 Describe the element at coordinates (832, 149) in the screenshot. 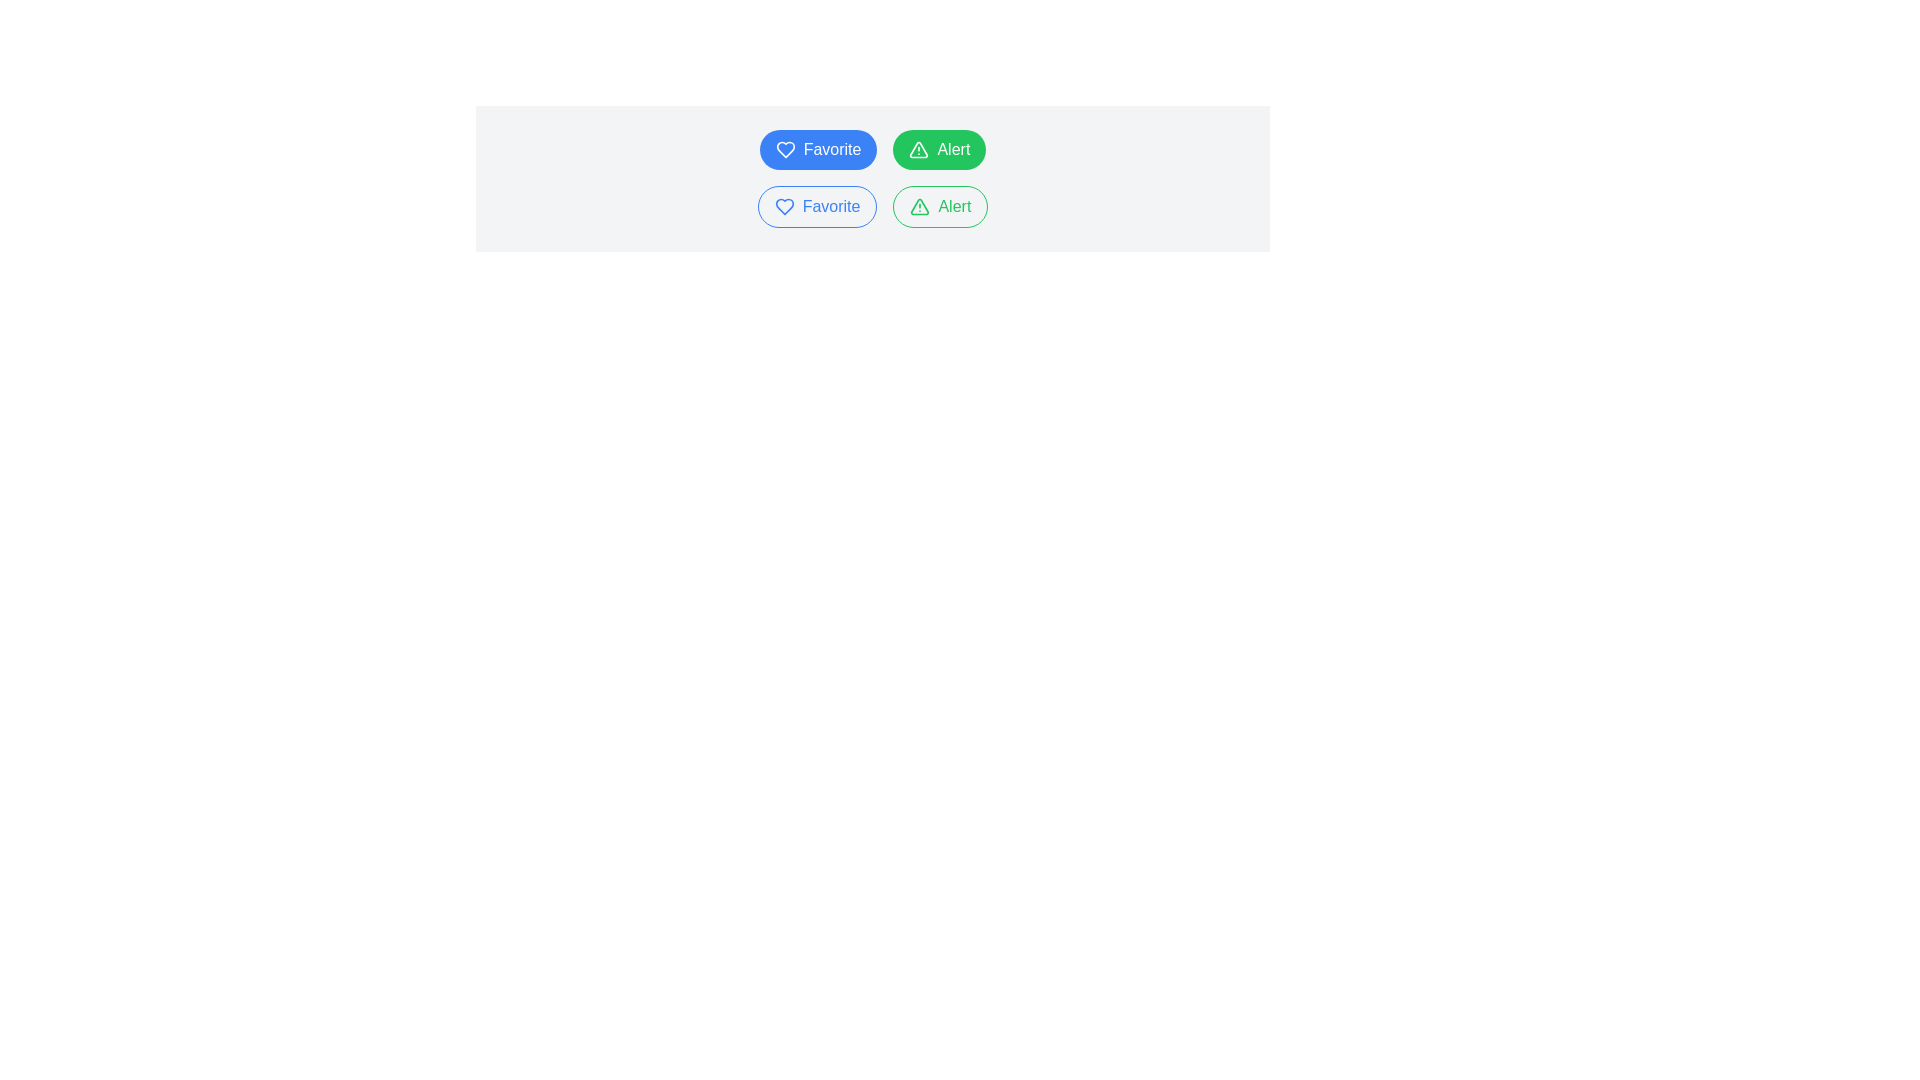

I see `the 'Favorite' text label within the button that indicates marking or favoriting an item, positioned in the top left corner of the interface` at that location.